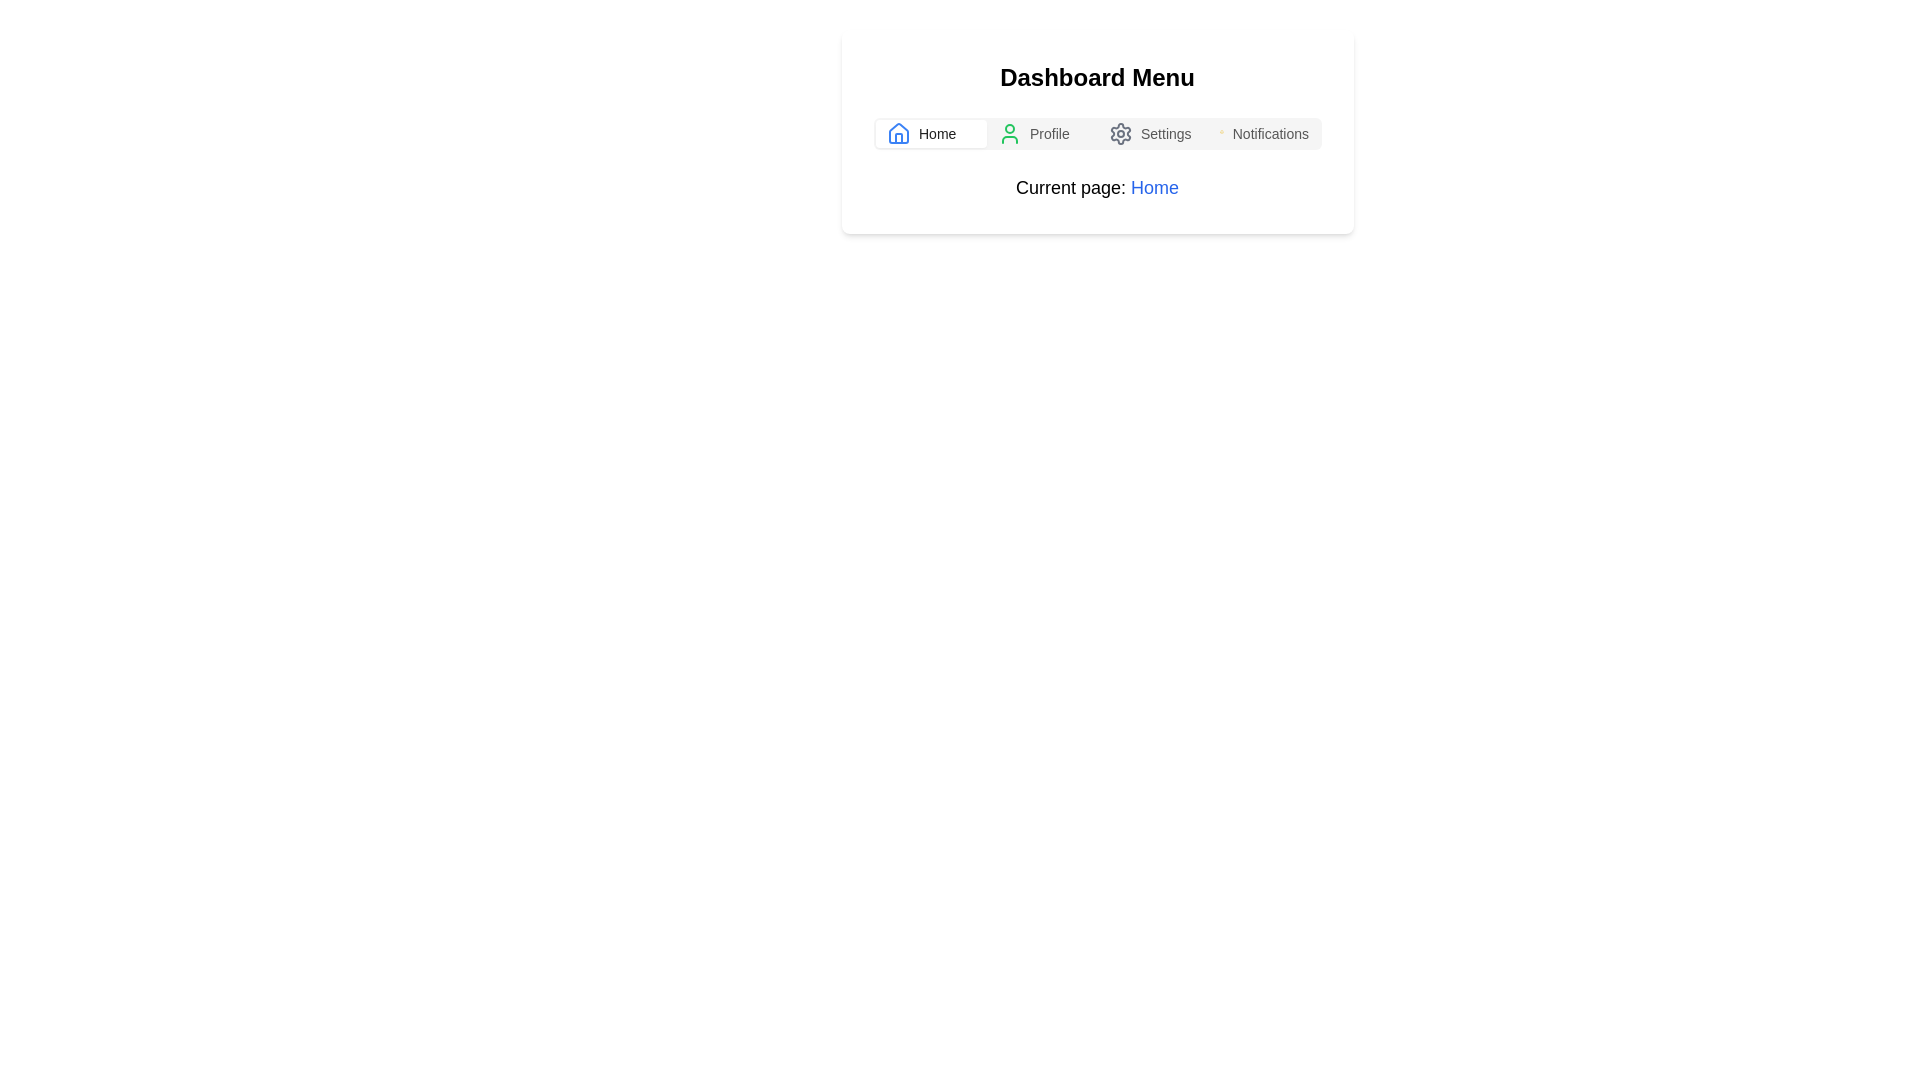 The width and height of the screenshot is (1920, 1080). What do you see at coordinates (1096, 134) in the screenshot?
I see `the segmented control located at the top-center of the page, just below the 'Dashboard Menu'` at bounding box center [1096, 134].